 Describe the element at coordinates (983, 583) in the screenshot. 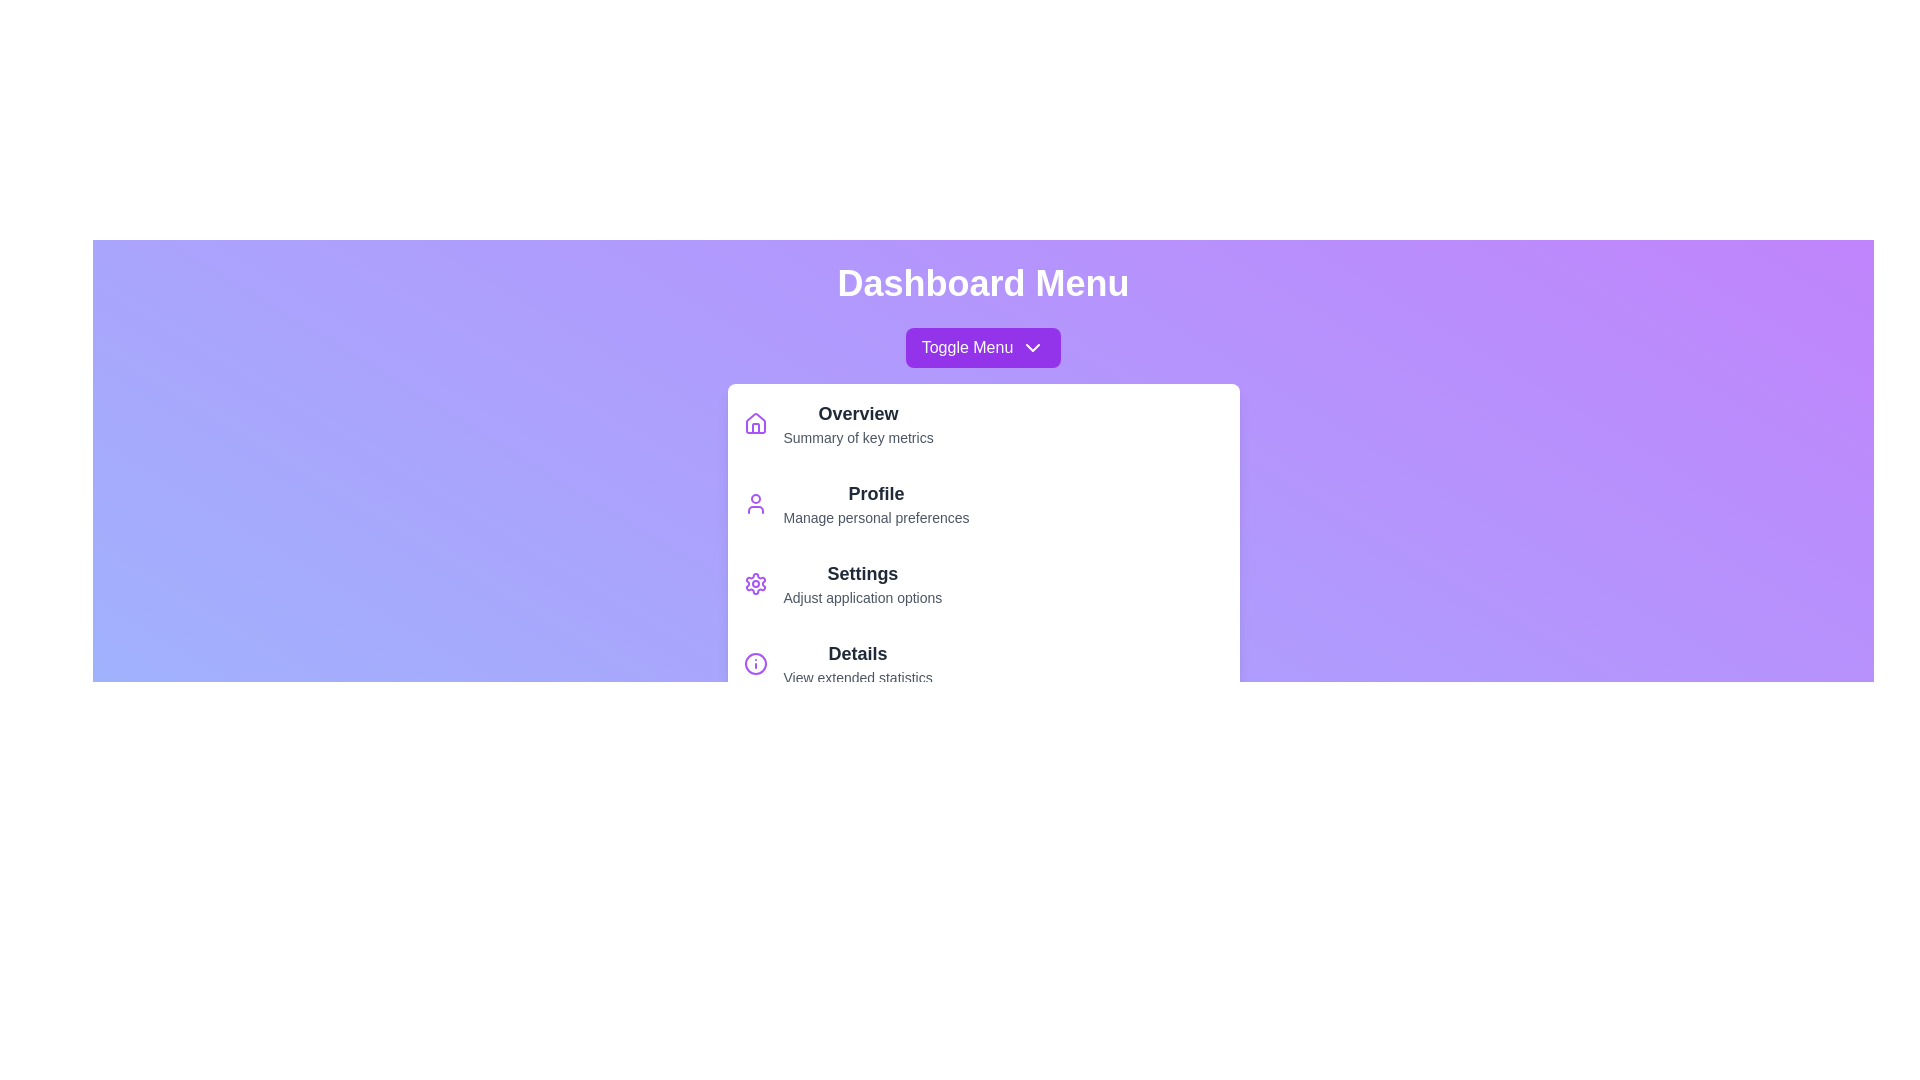

I see `the menu item Settings from the menu` at that location.